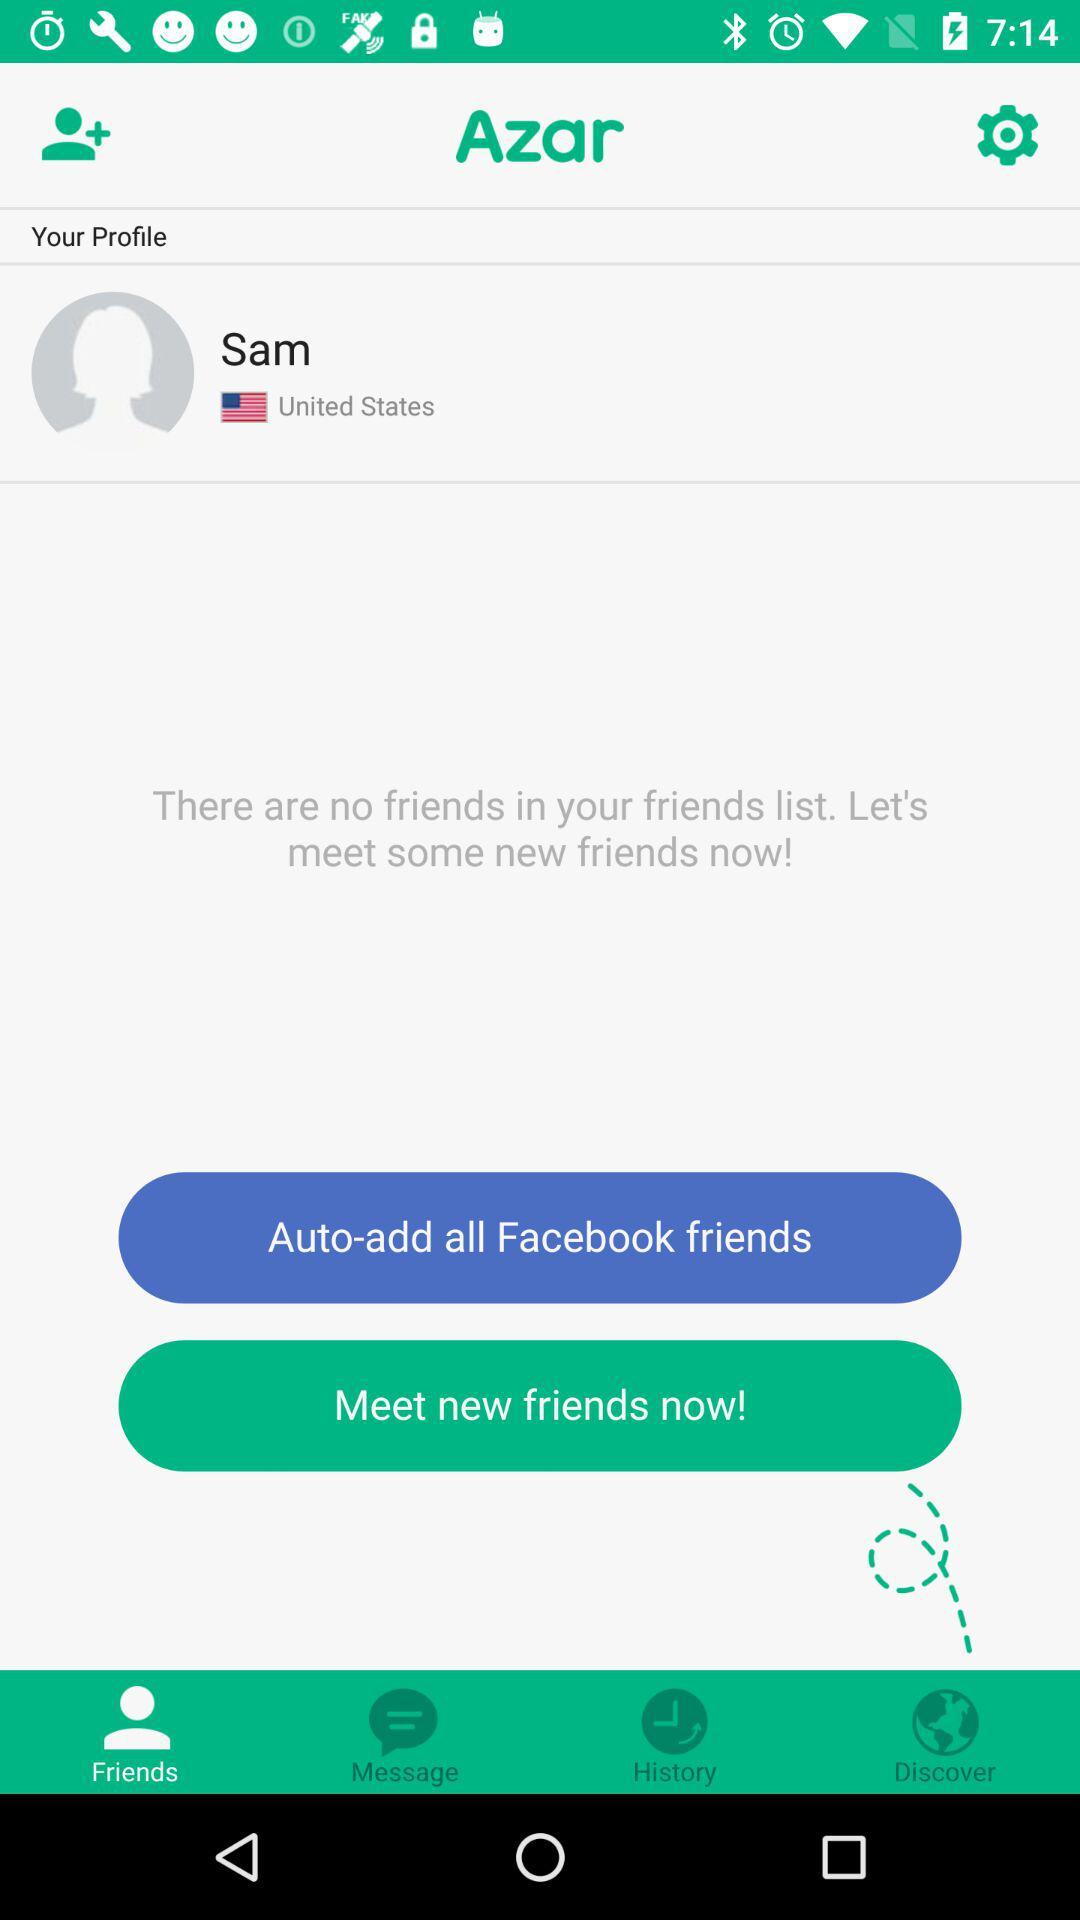 The width and height of the screenshot is (1080, 1920). What do you see at coordinates (72, 135) in the screenshot?
I see `friend` at bounding box center [72, 135].